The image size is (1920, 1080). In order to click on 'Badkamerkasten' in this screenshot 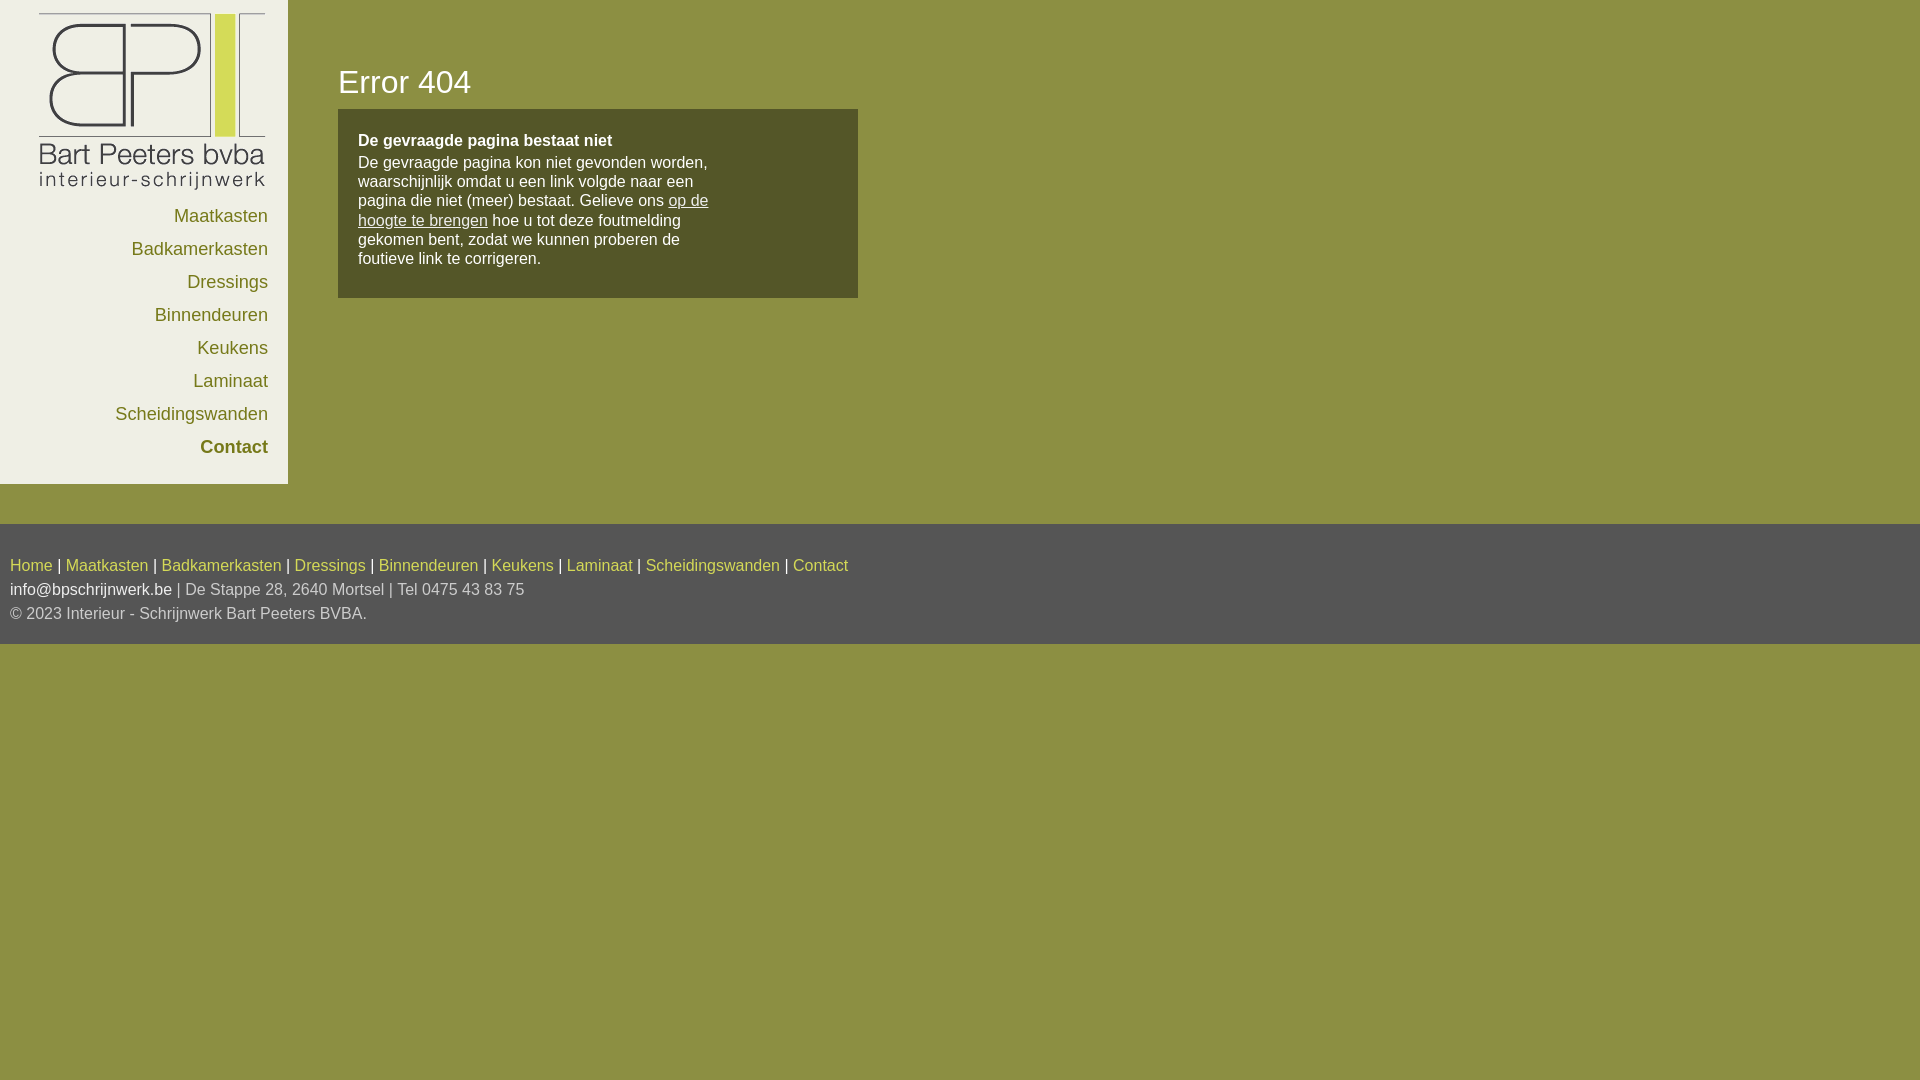, I will do `click(200, 248)`.